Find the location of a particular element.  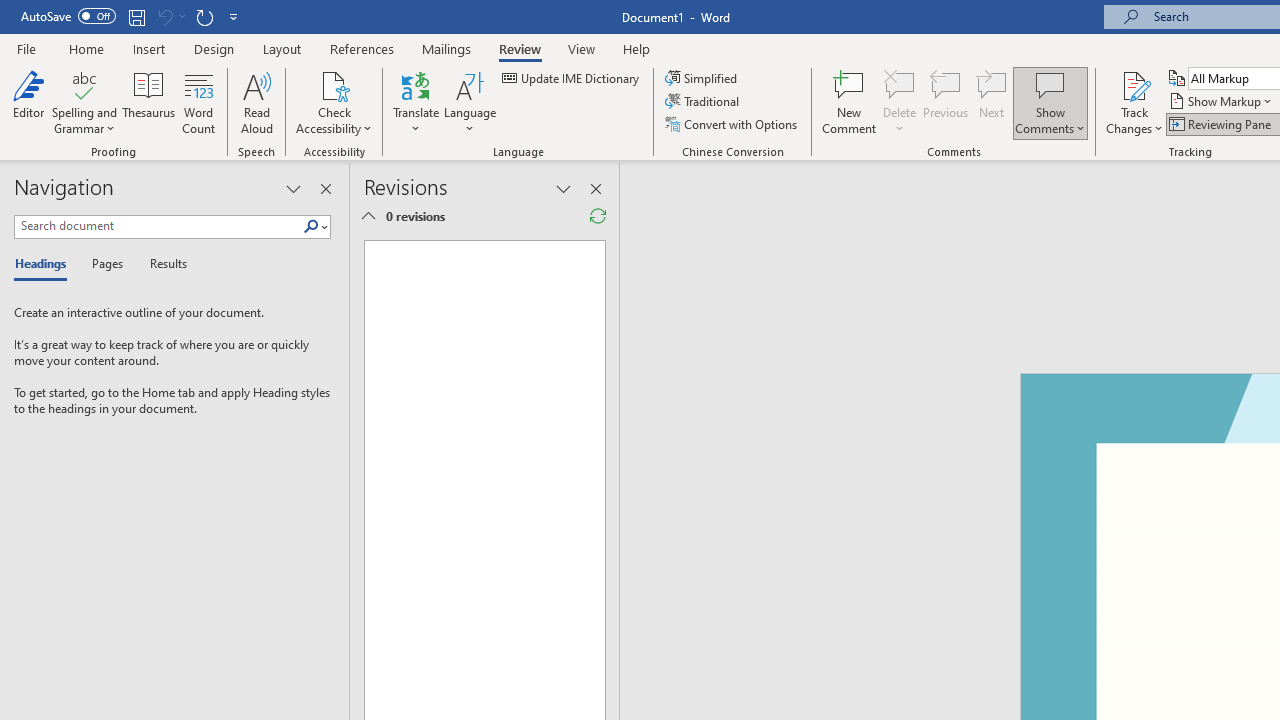

'Track Changes' is located at coordinates (1134, 103).